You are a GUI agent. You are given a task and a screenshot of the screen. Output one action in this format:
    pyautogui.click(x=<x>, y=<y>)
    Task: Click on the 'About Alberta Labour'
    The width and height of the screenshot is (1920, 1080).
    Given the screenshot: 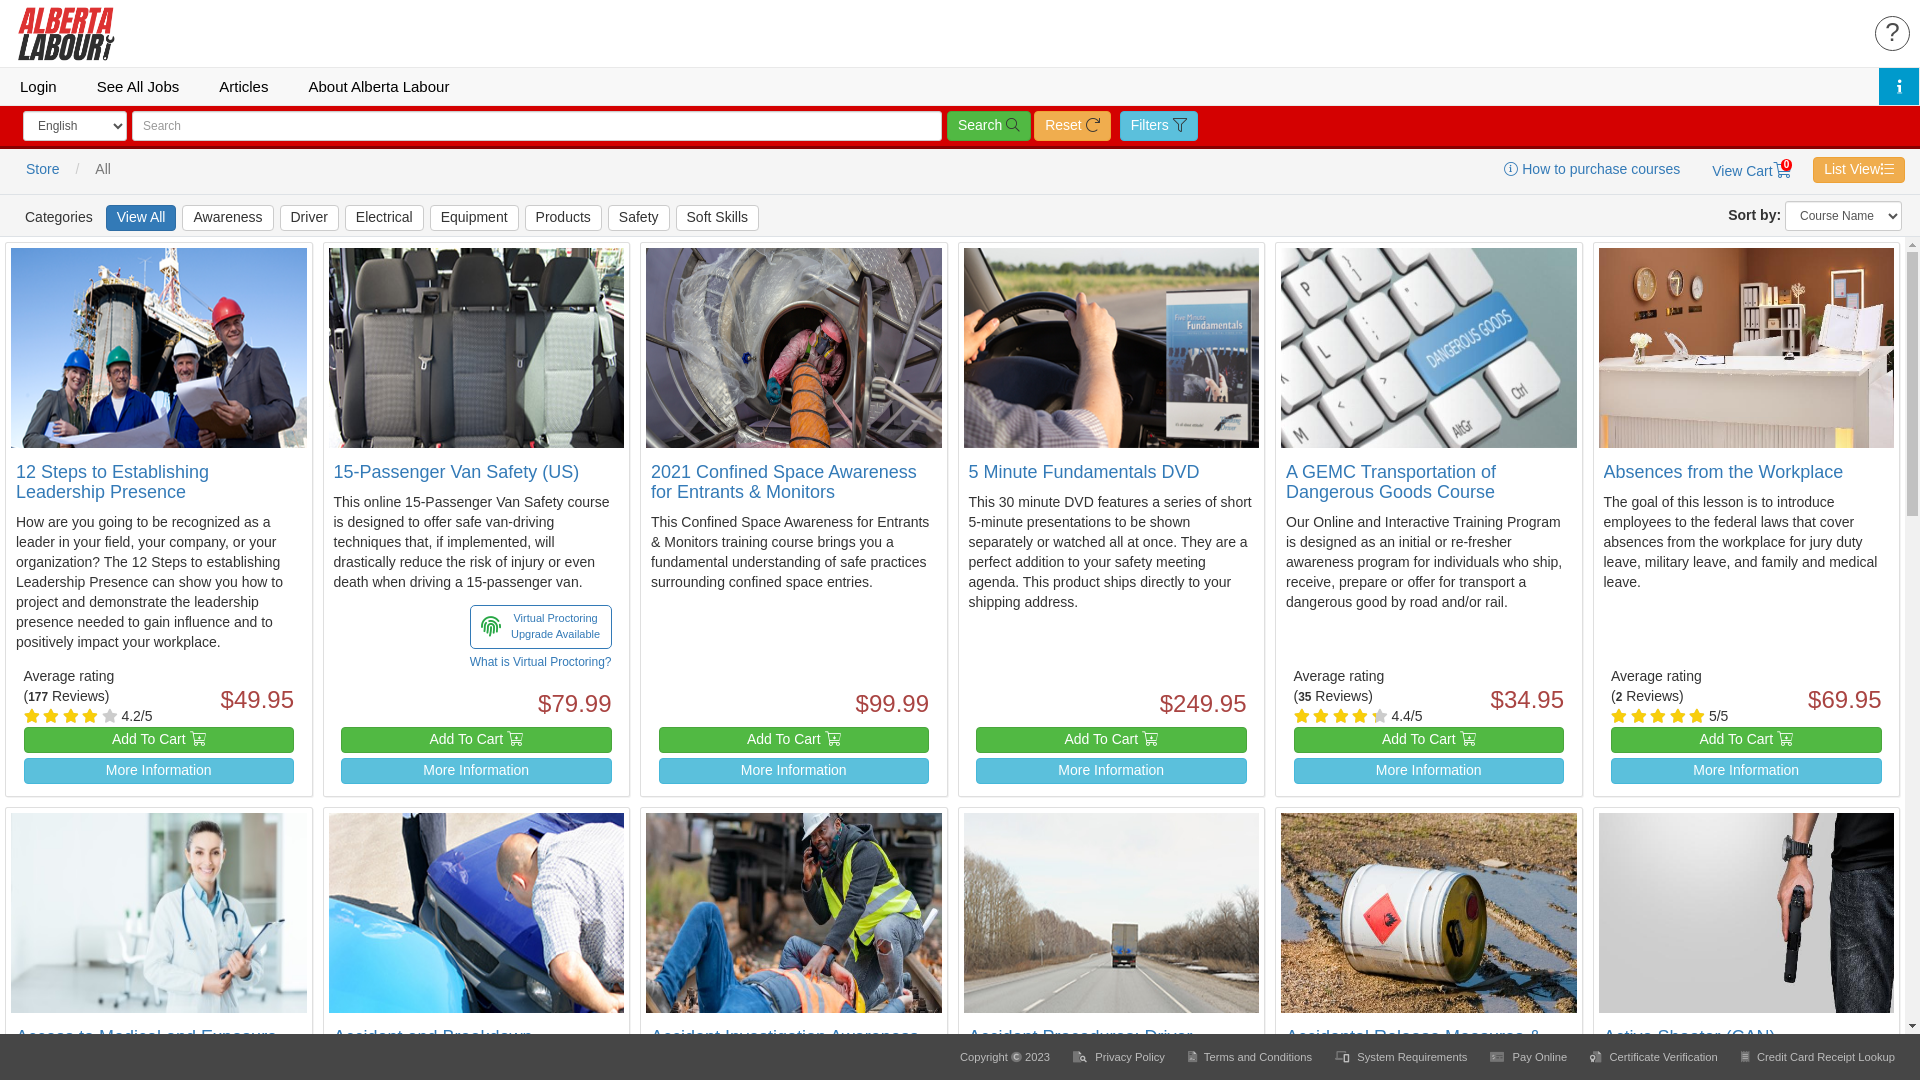 What is the action you would take?
    pyautogui.click(x=378, y=85)
    